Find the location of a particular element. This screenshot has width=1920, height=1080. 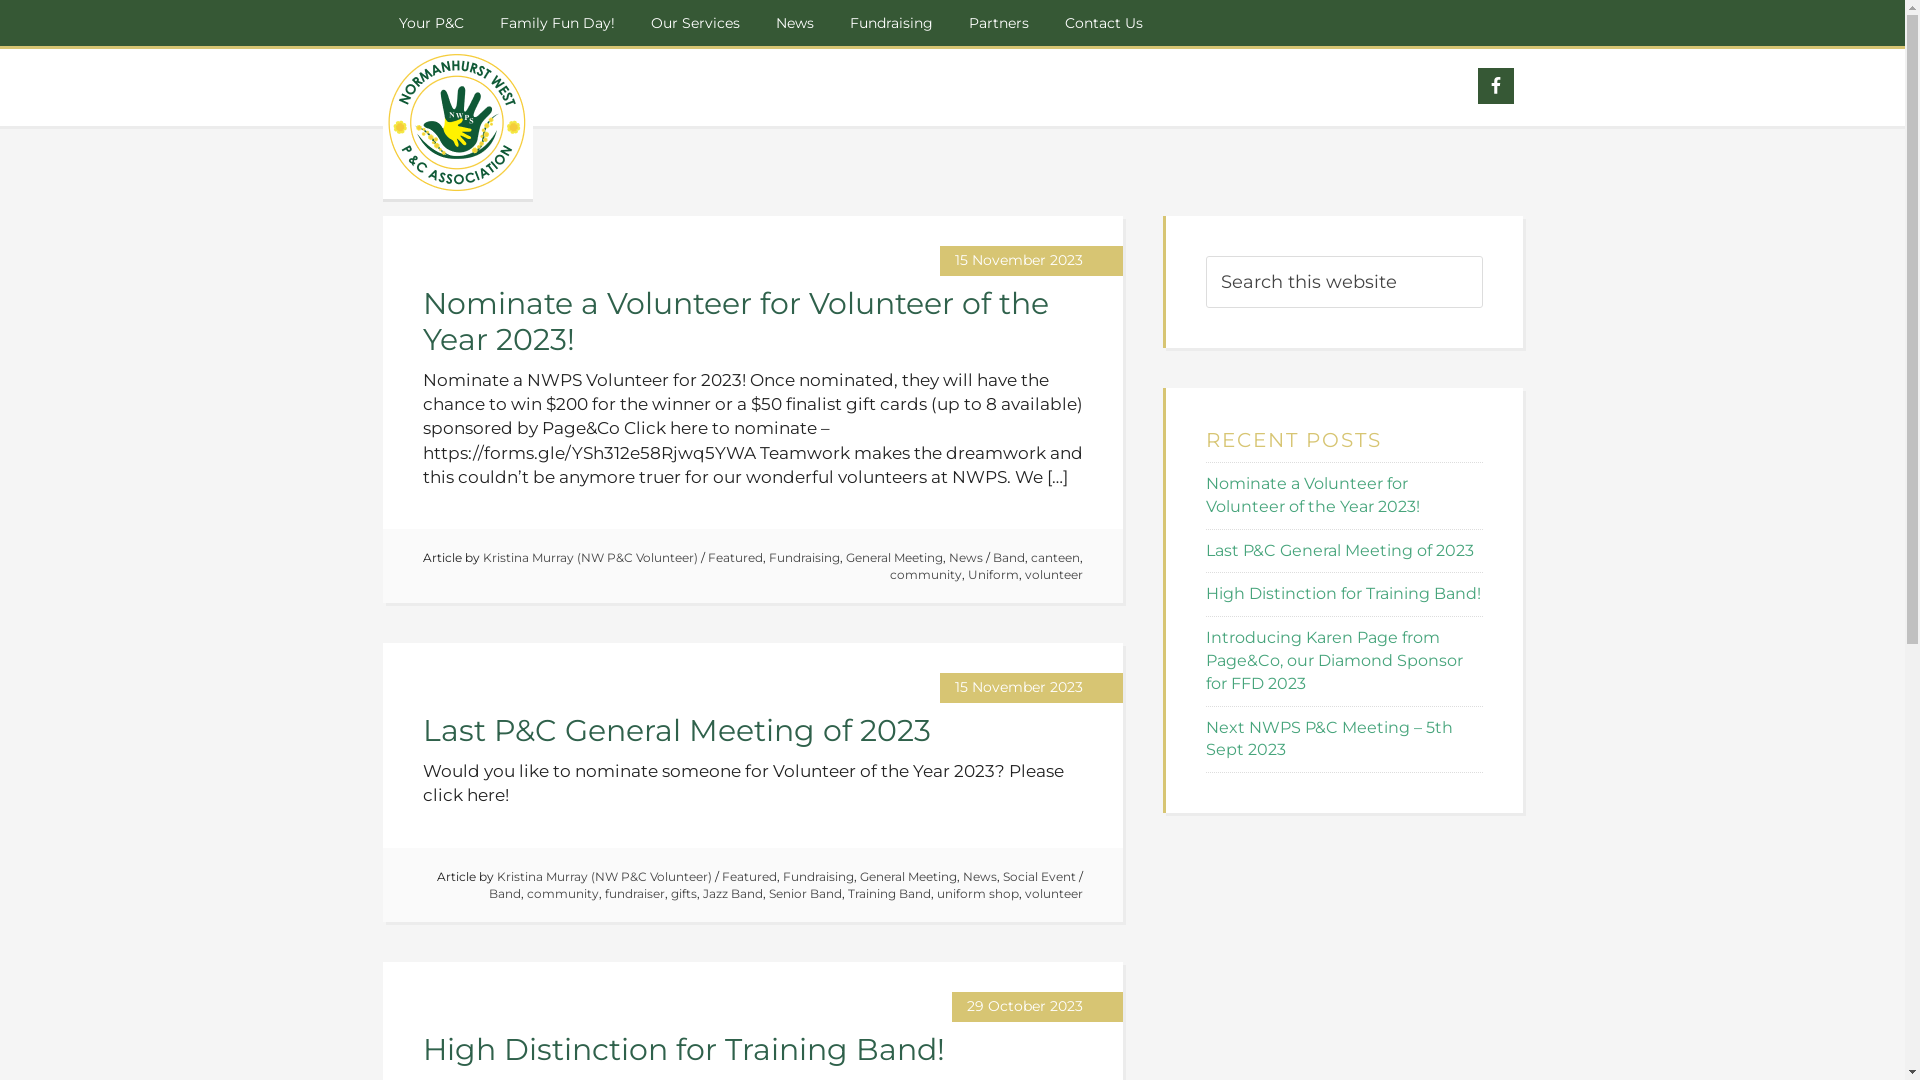

'Family Fun Day!' is located at coordinates (484, 23).